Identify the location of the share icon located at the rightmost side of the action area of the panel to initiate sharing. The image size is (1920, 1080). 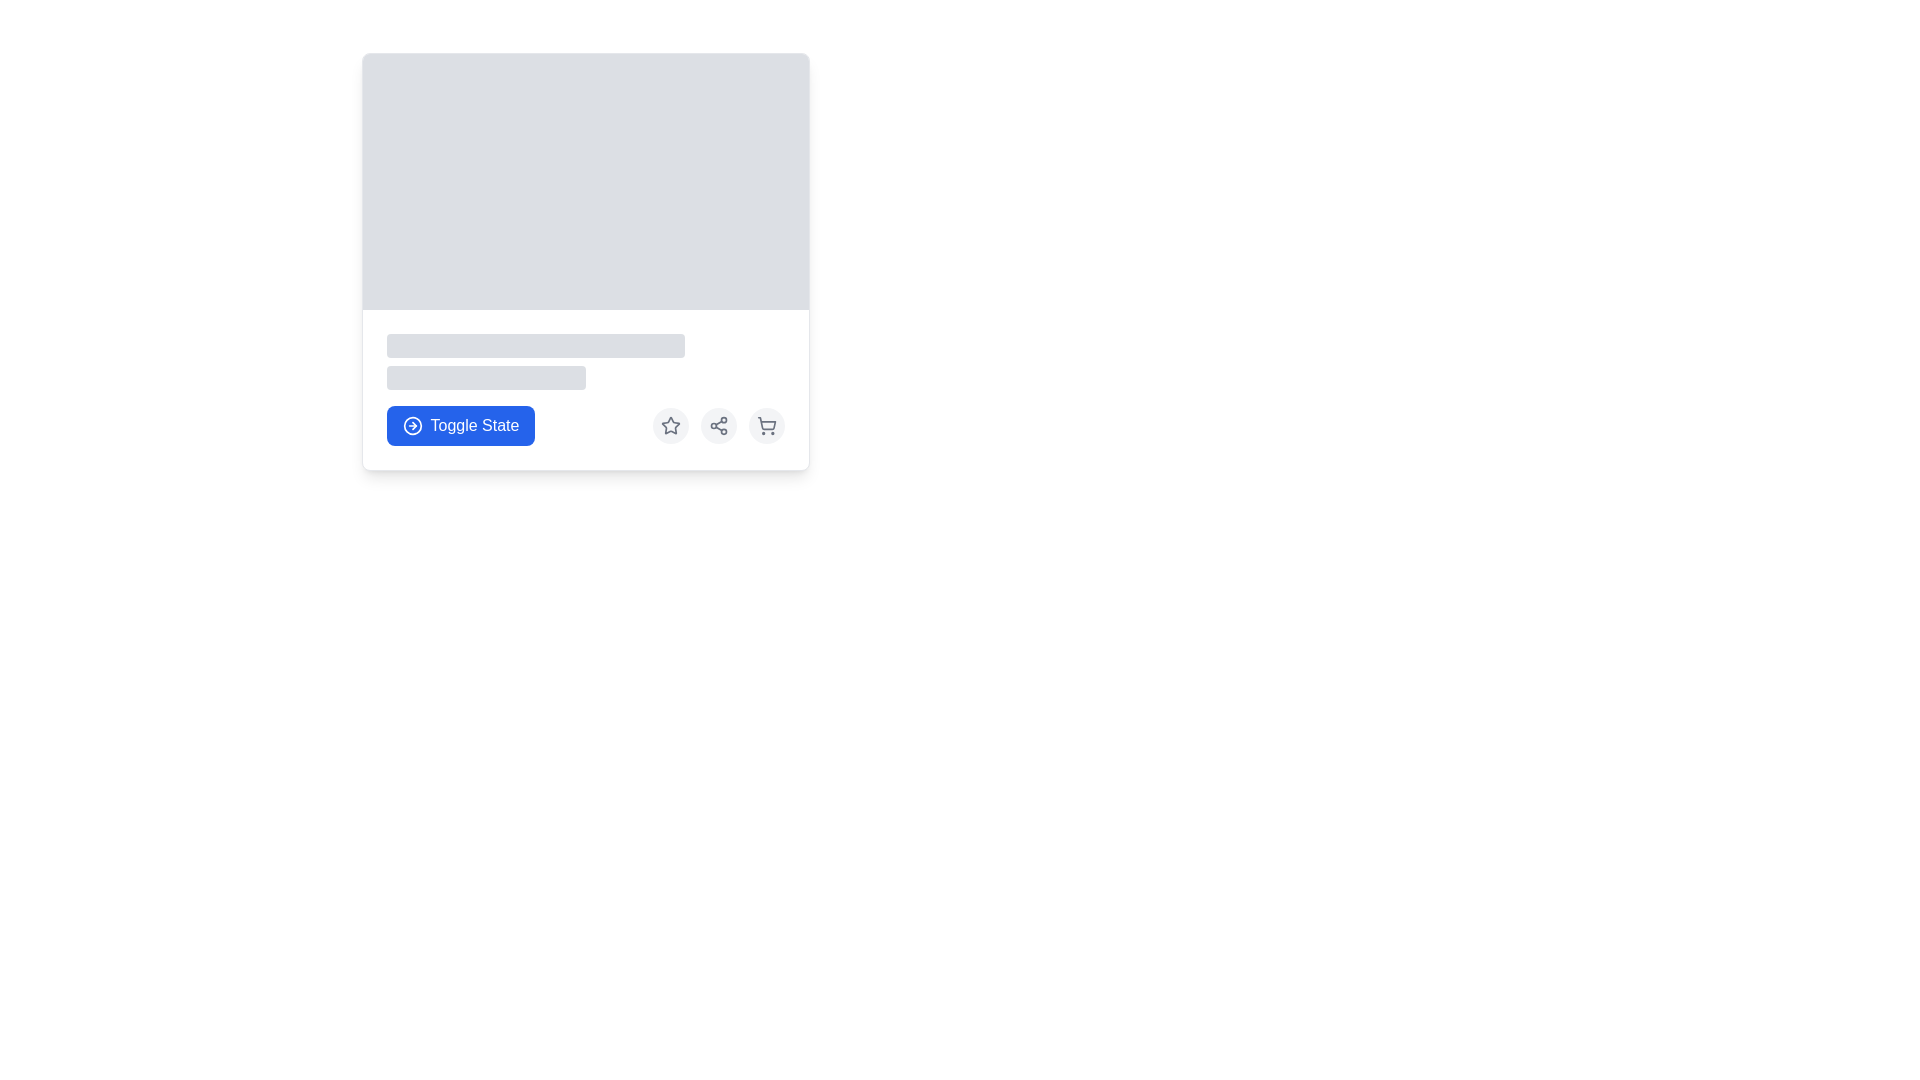
(718, 424).